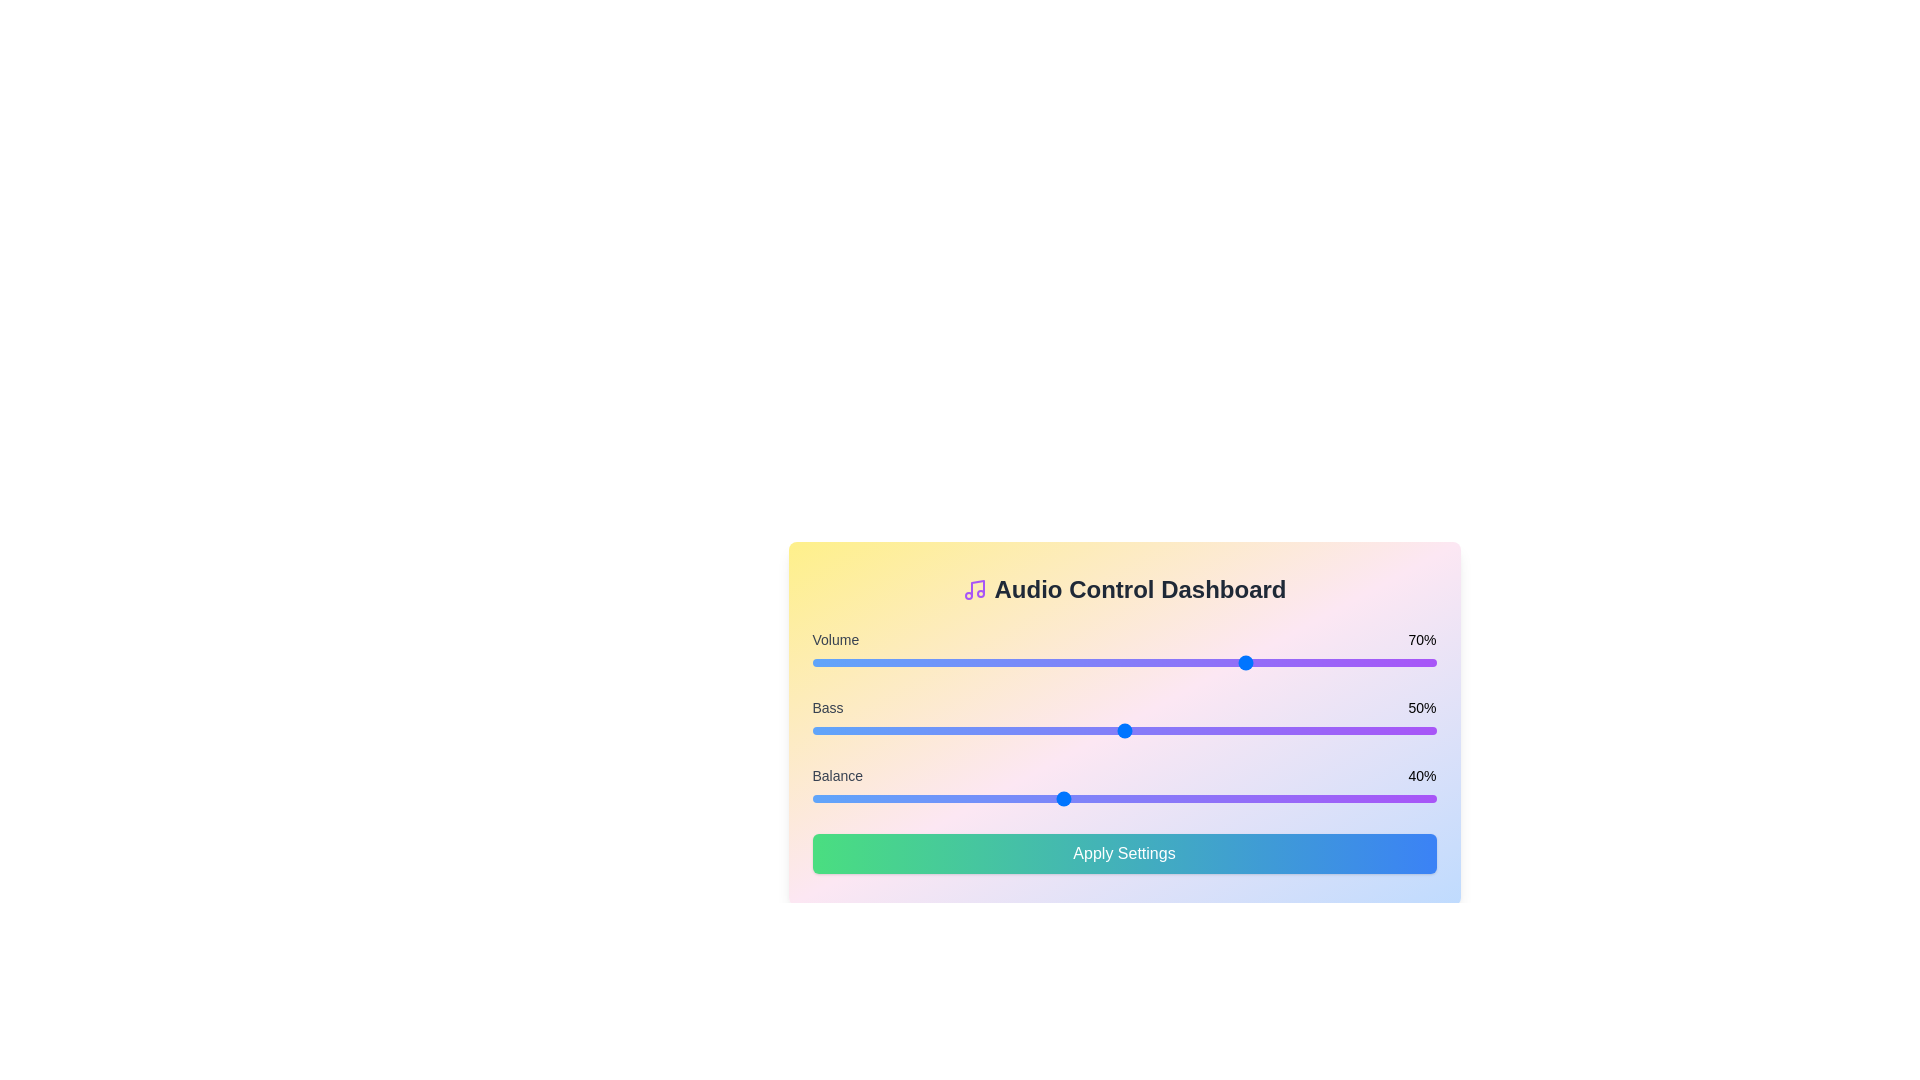 The image size is (1920, 1080). Describe the element at coordinates (1067, 731) in the screenshot. I see `bass level` at that location.